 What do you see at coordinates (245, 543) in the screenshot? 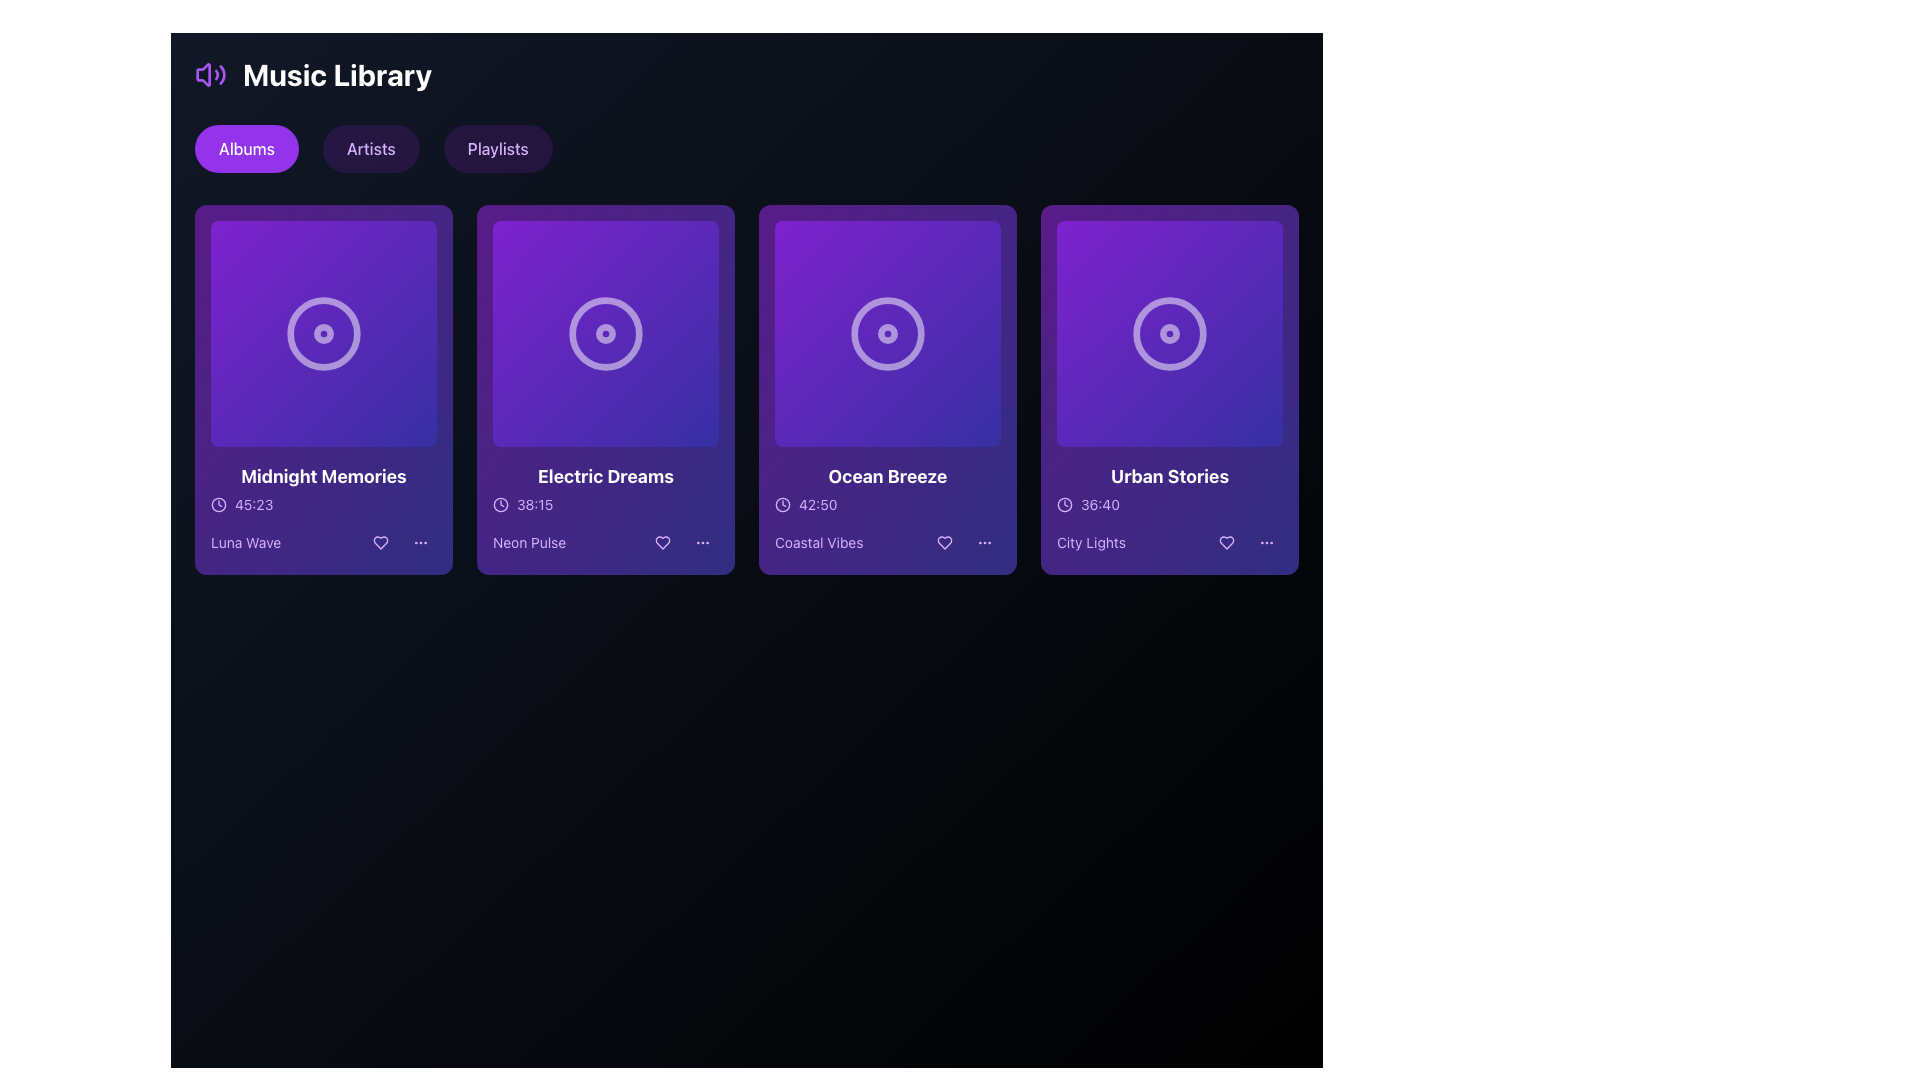
I see `the Text label that serves as a subtitle for the card displaying 'Midnight Memories', located at the bottom-left corner of the first column in a grid of four cards` at bounding box center [245, 543].